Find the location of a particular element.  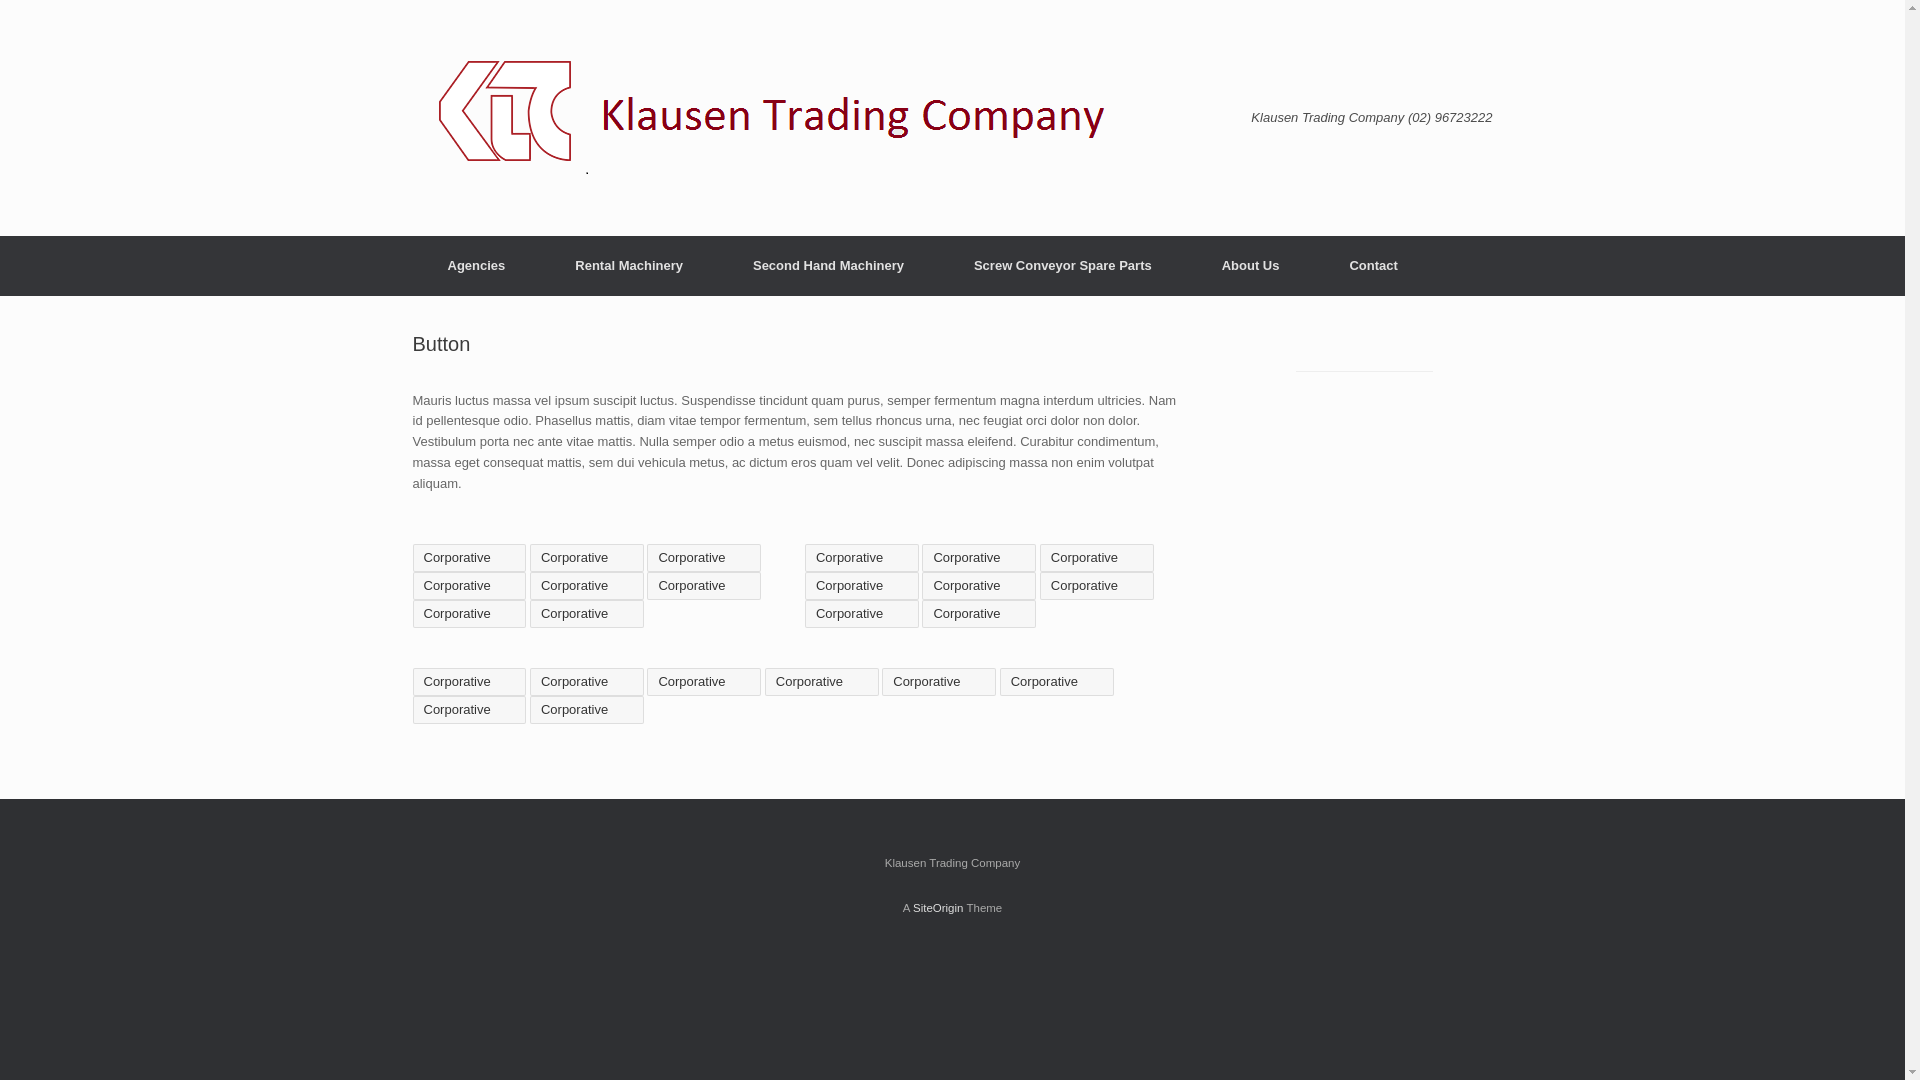

'SiteOrigin' is located at coordinates (911, 907).